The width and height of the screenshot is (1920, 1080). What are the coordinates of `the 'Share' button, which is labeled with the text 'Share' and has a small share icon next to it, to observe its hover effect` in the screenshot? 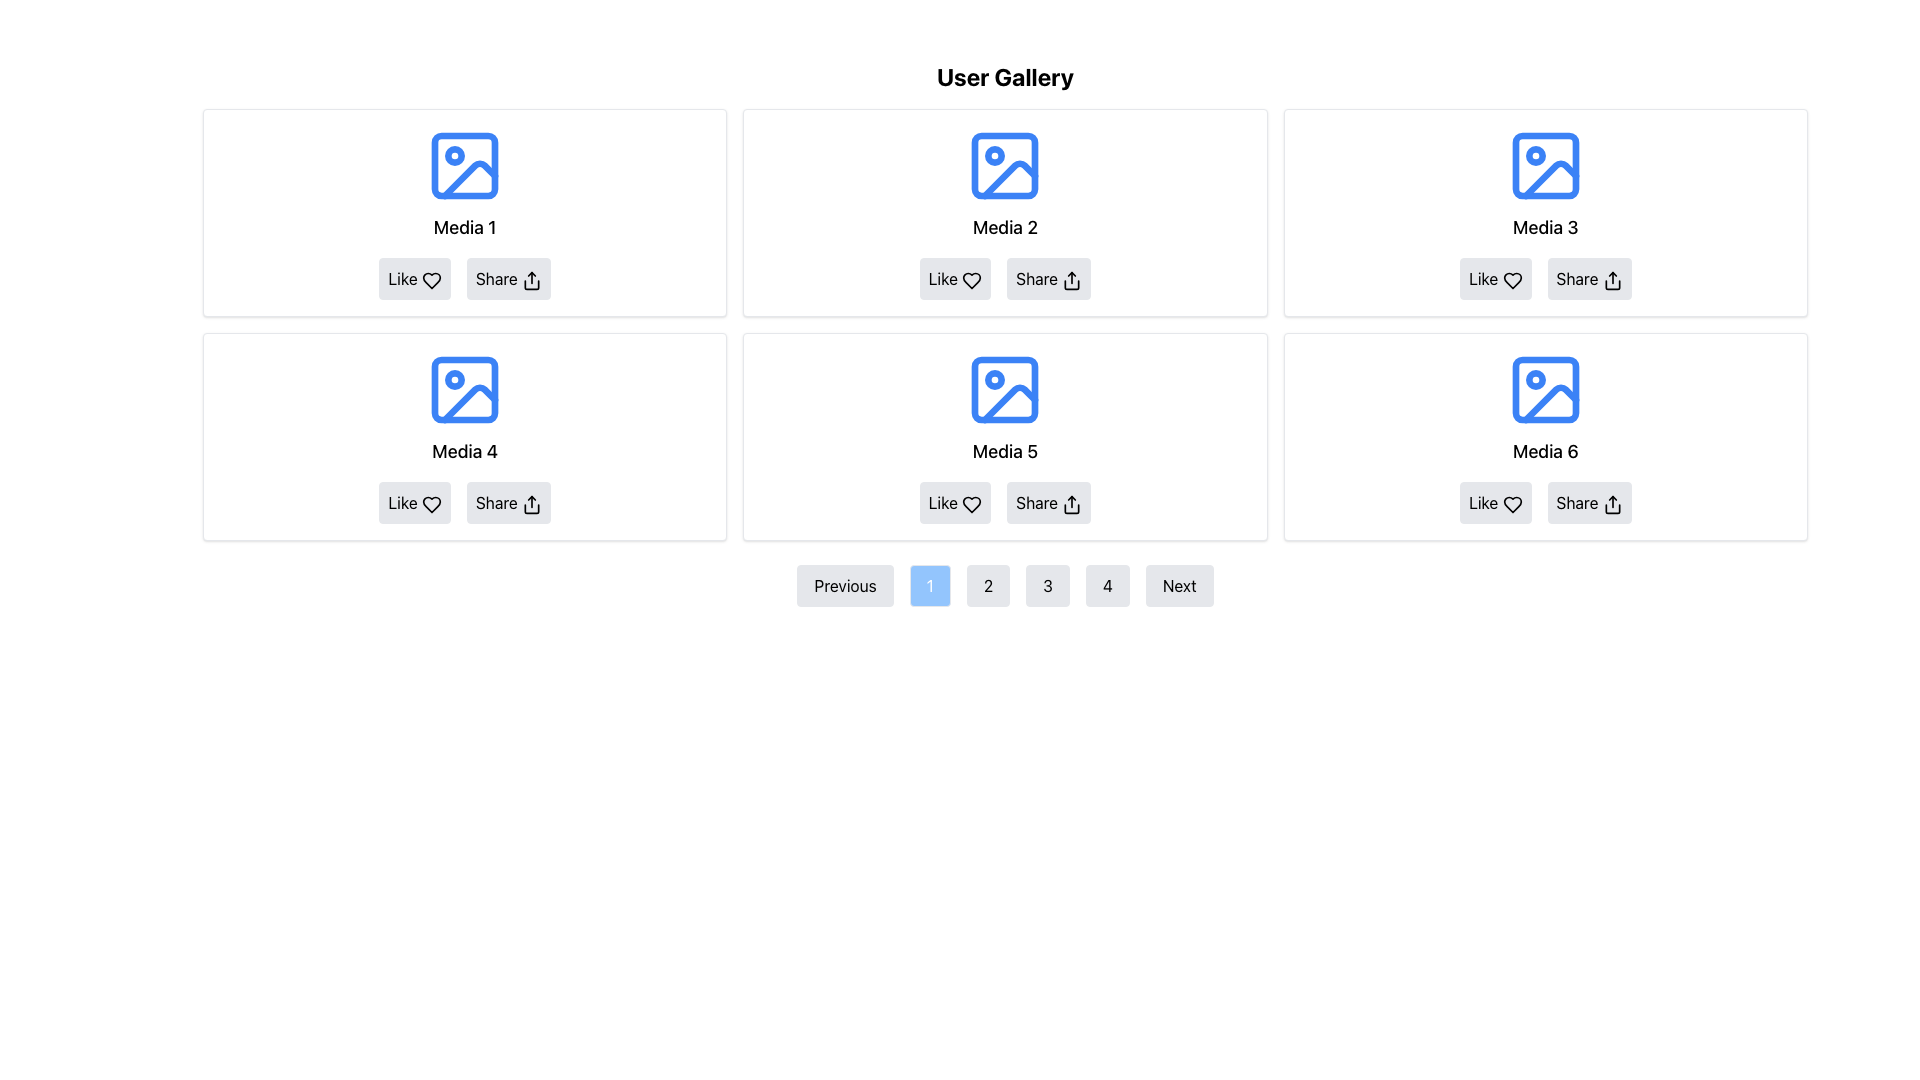 It's located at (508, 278).